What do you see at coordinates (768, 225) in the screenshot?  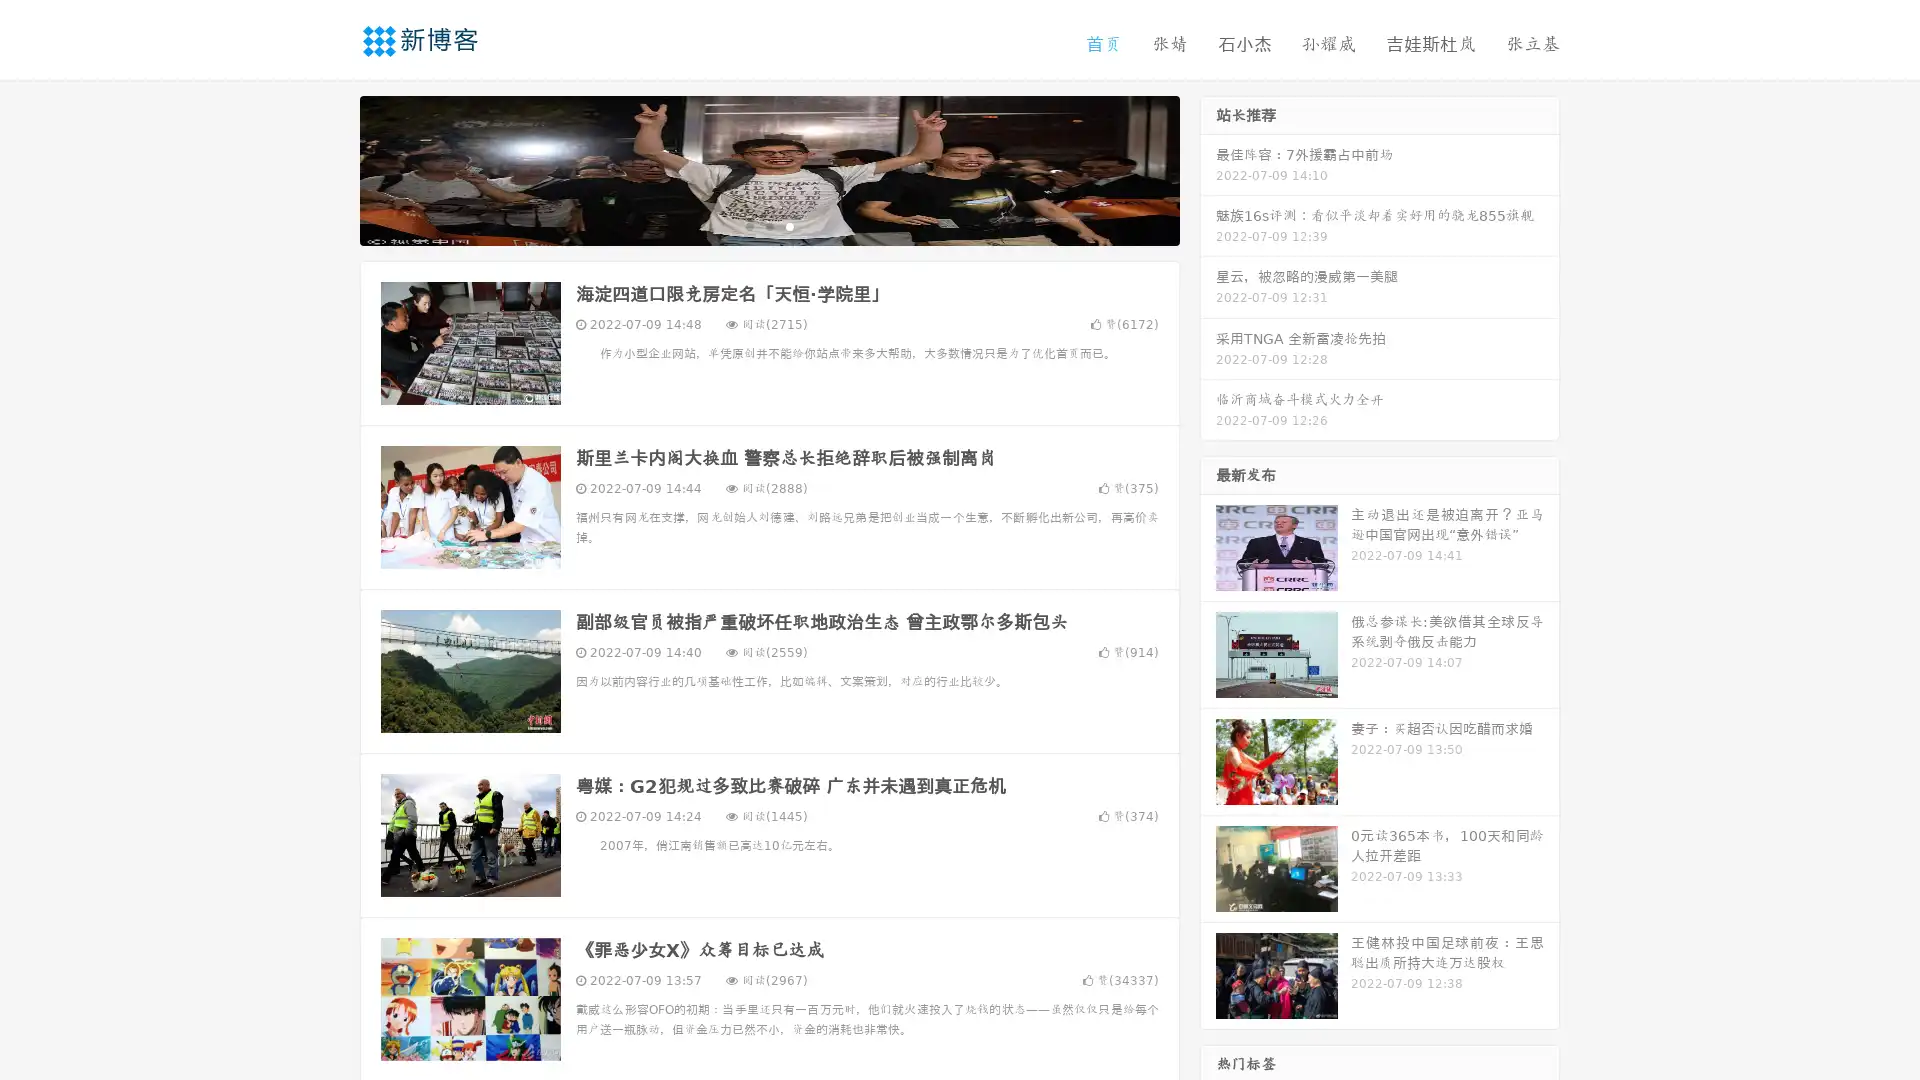 I see `Go to slide 2` at bounding box center [768, 225].